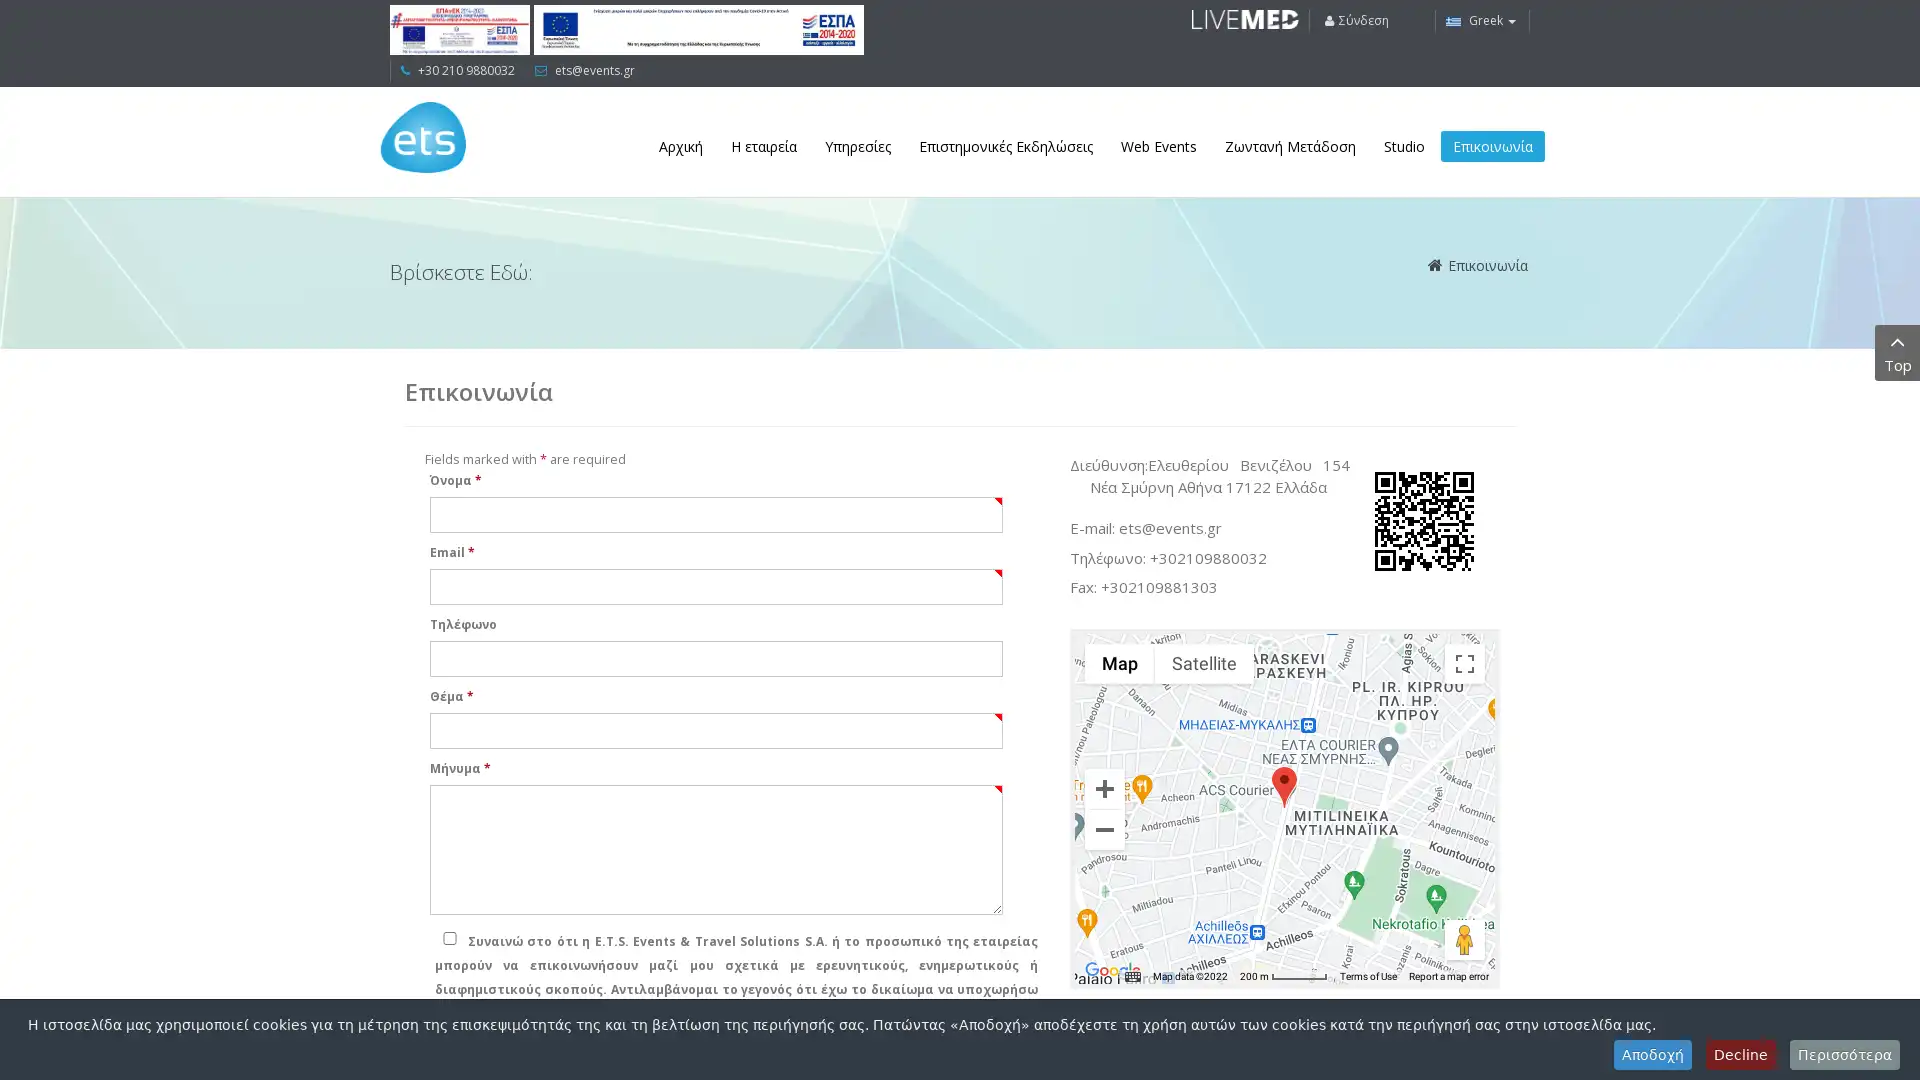 The height and width of the screenshot is (1080, 1920). What do you see at coordinates (1132, 974) in the screenshot?
I see `Keyboard shortcuts` at bounding box center [1132, 974].